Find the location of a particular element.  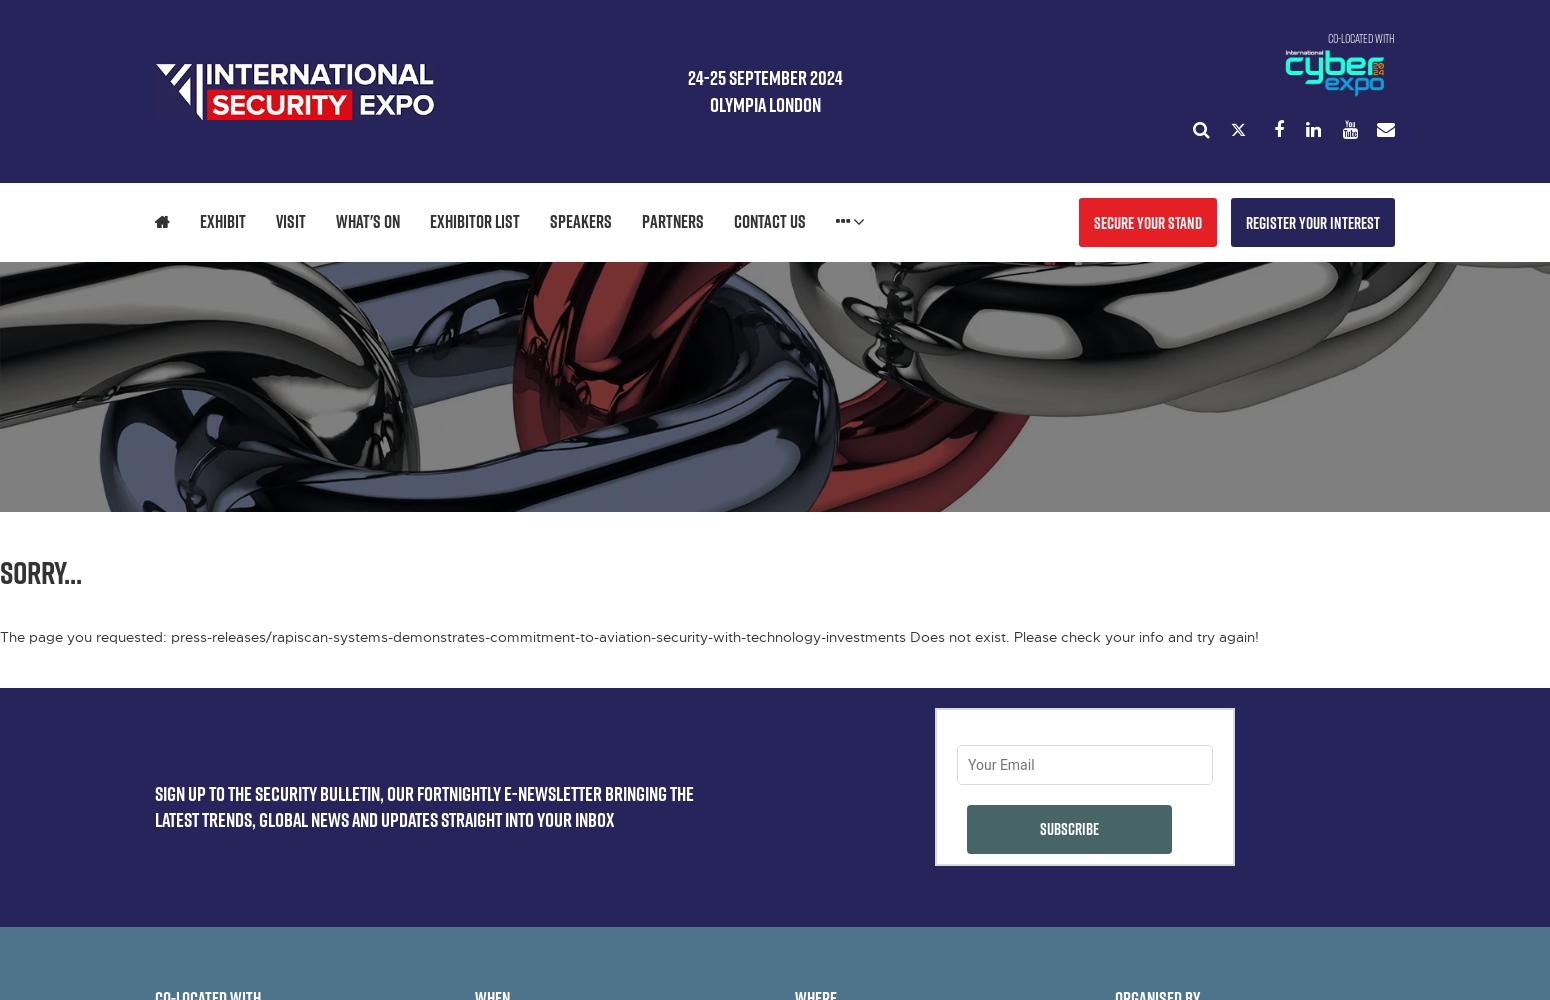

'WHY VISIT' is located at coordinates (337, 277).